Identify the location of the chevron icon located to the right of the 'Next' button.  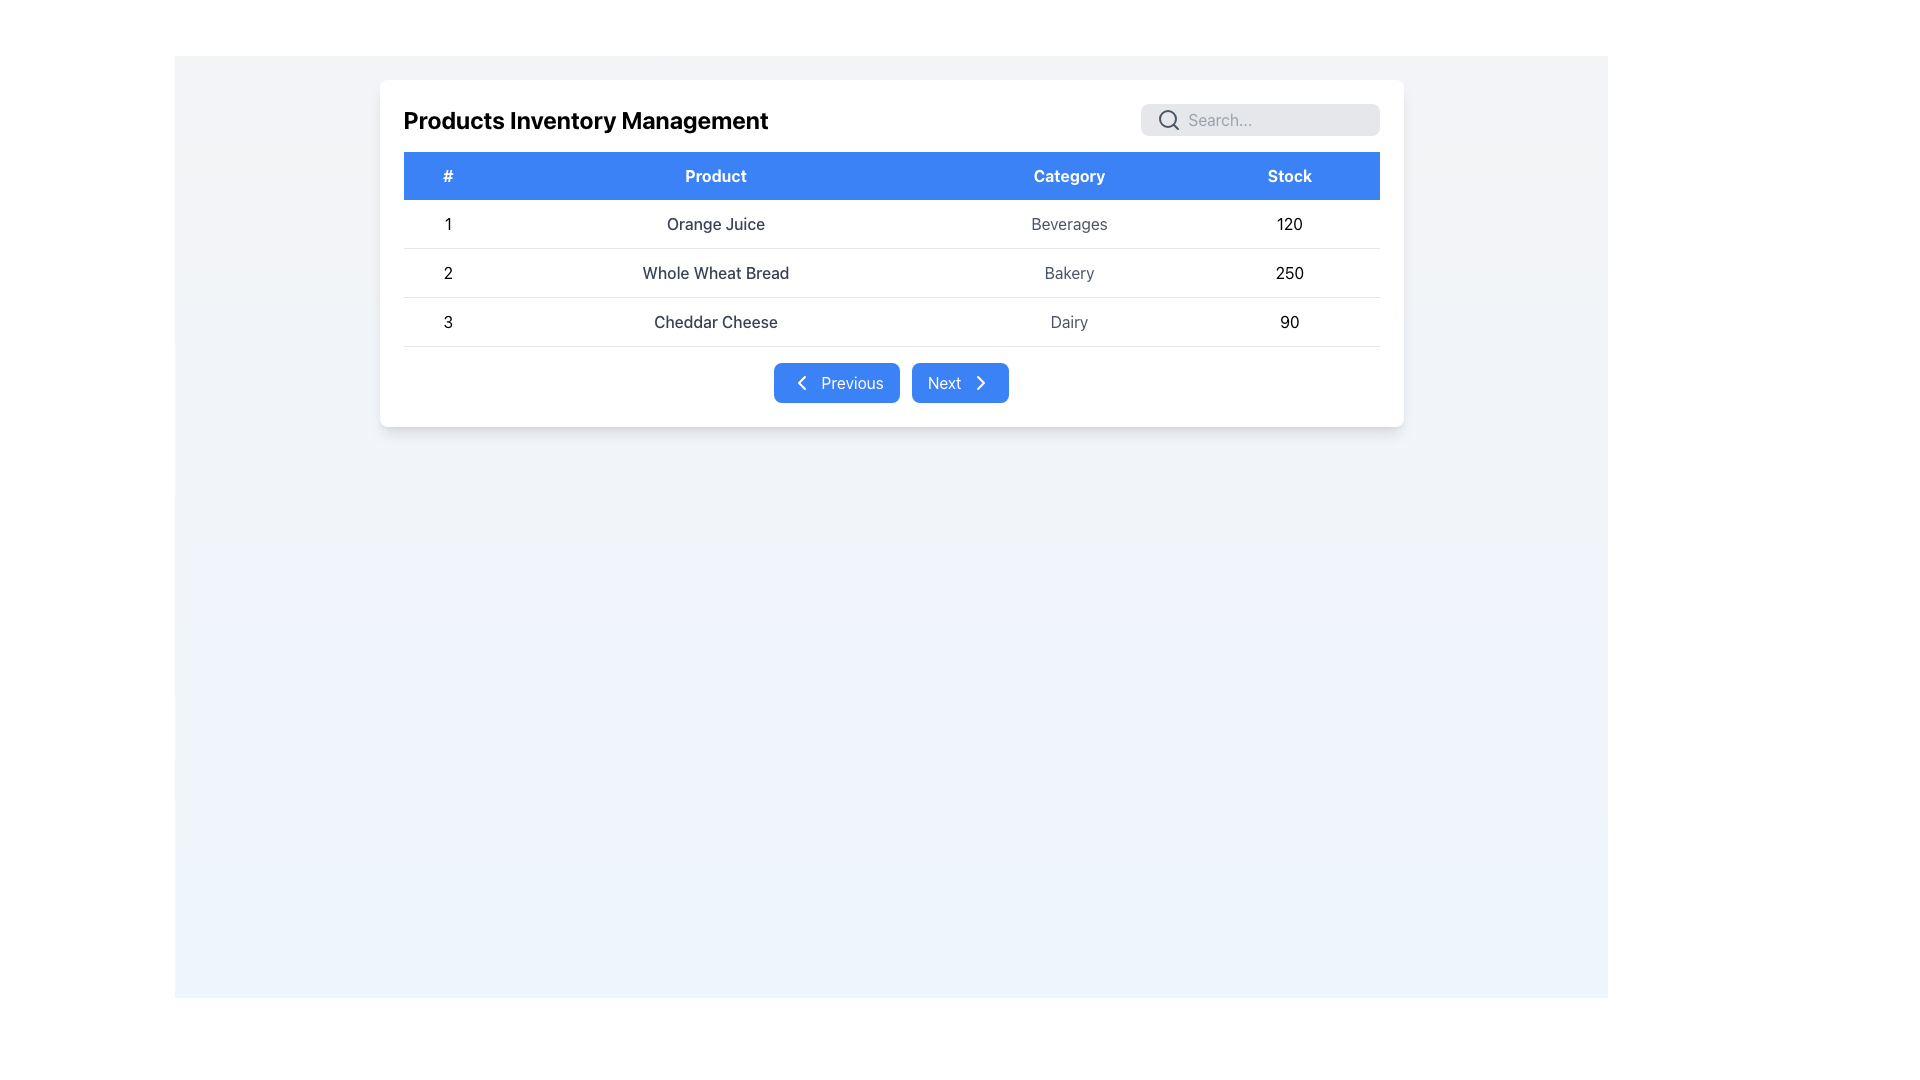
(981, 382).